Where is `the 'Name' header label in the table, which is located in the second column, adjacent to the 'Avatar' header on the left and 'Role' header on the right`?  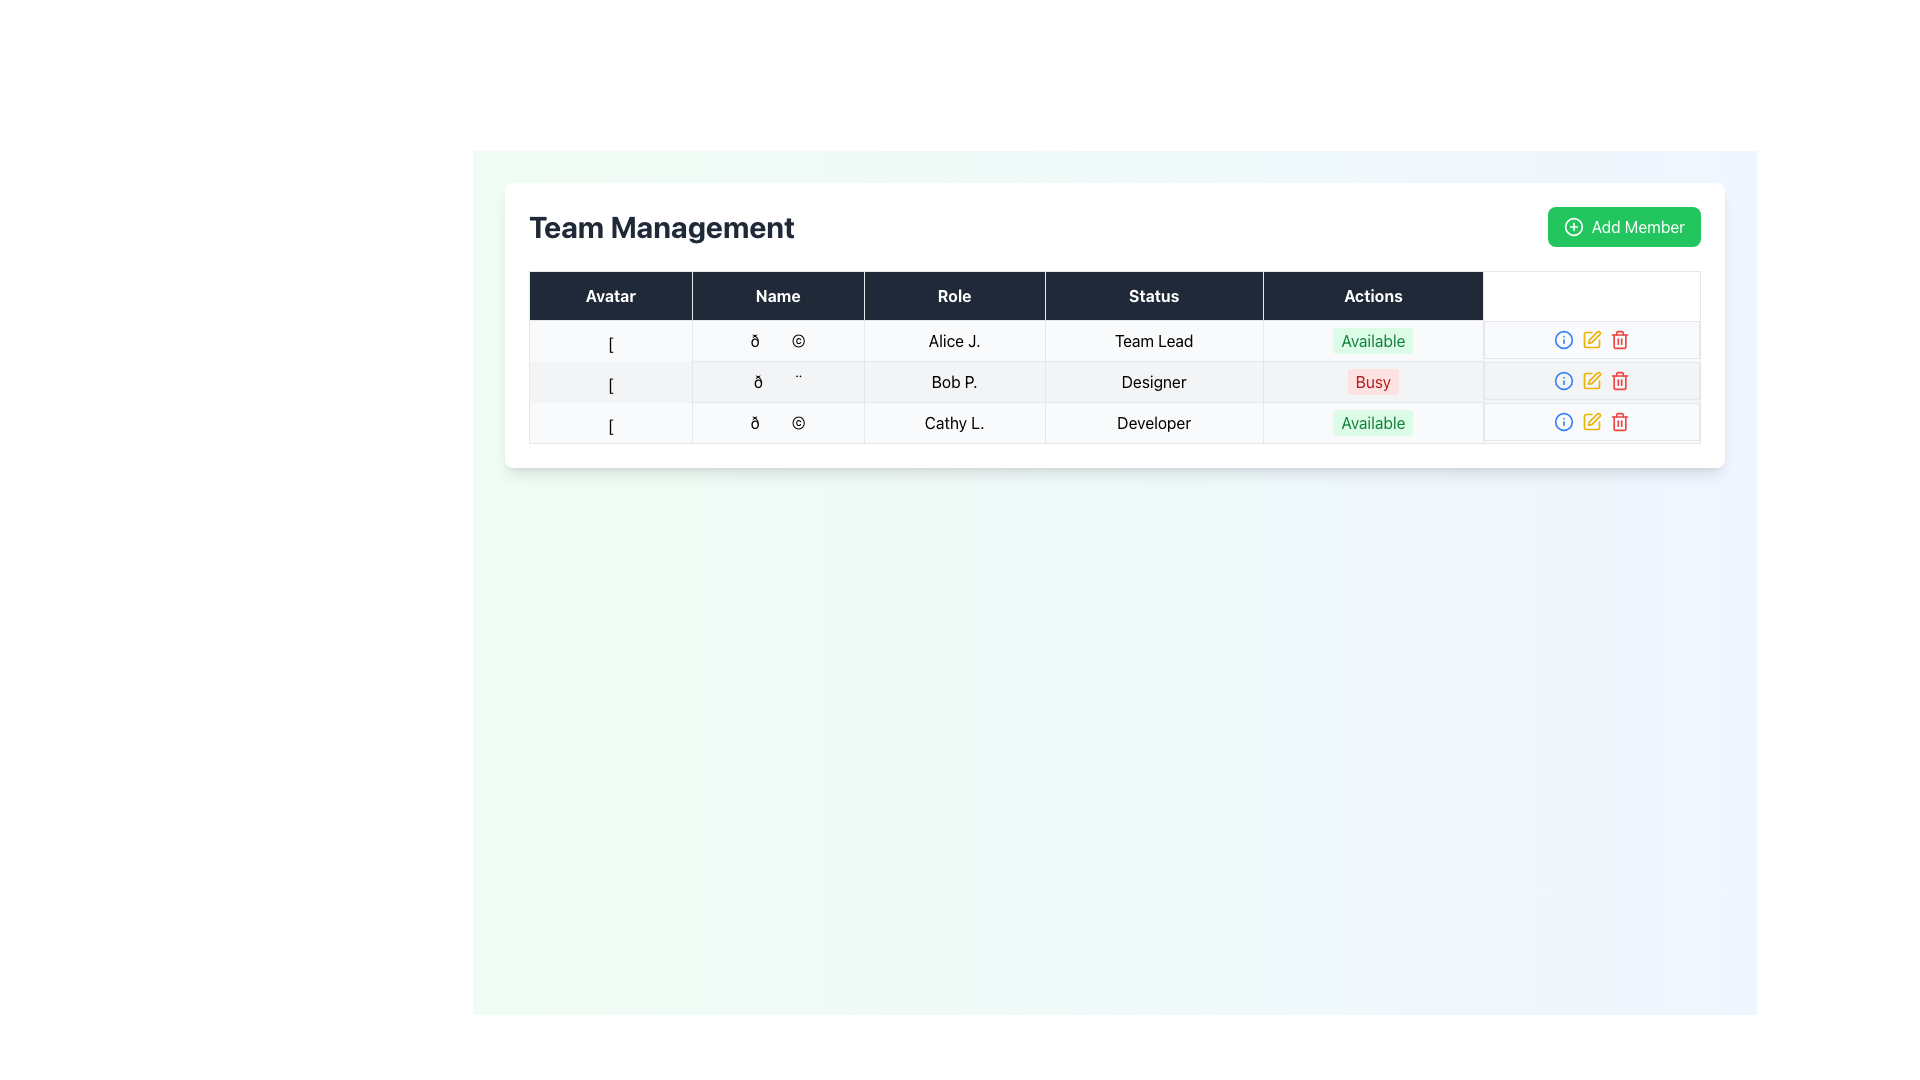 the 'Name' header label in the table, which is located in the second column, adjacent to the 'Avatar' header on the left and 'Role' header on the right is located at coordinates (777, 296).